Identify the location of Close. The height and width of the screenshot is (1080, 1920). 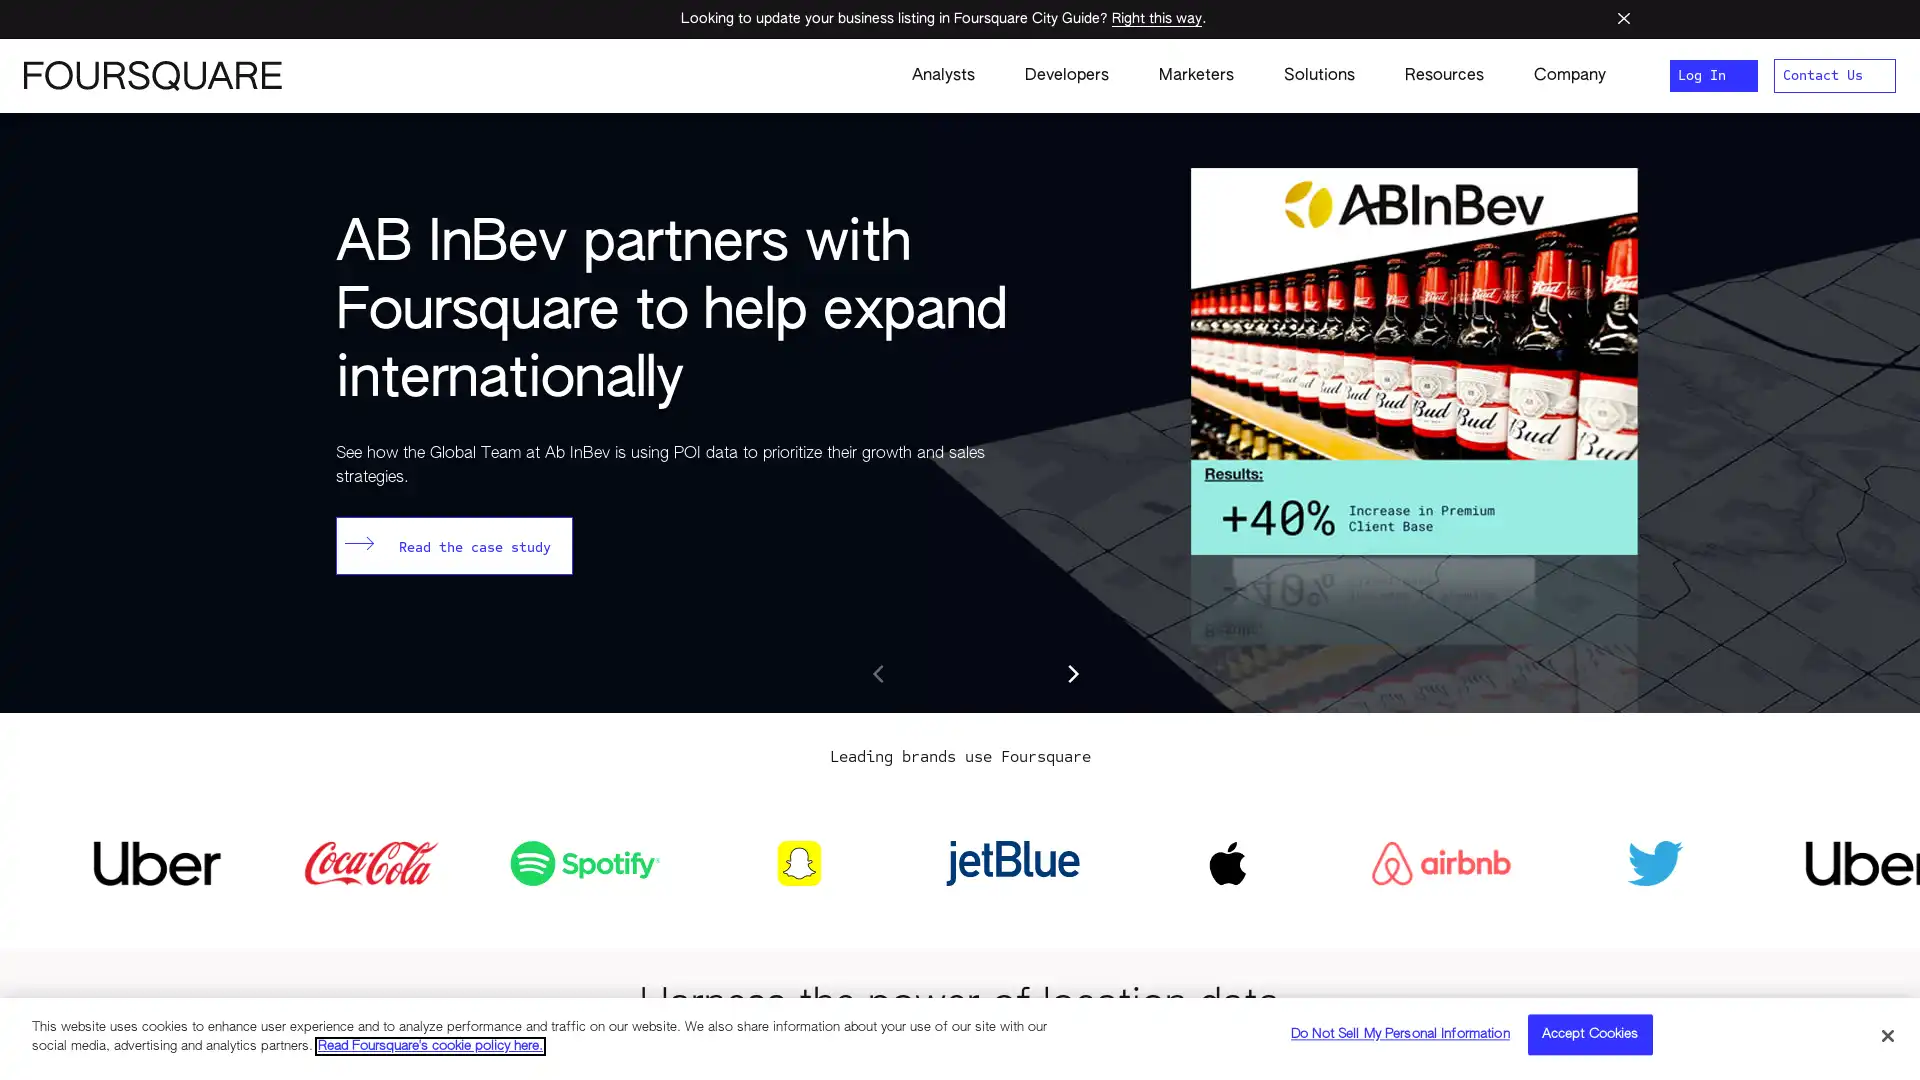
(1886, 1034).